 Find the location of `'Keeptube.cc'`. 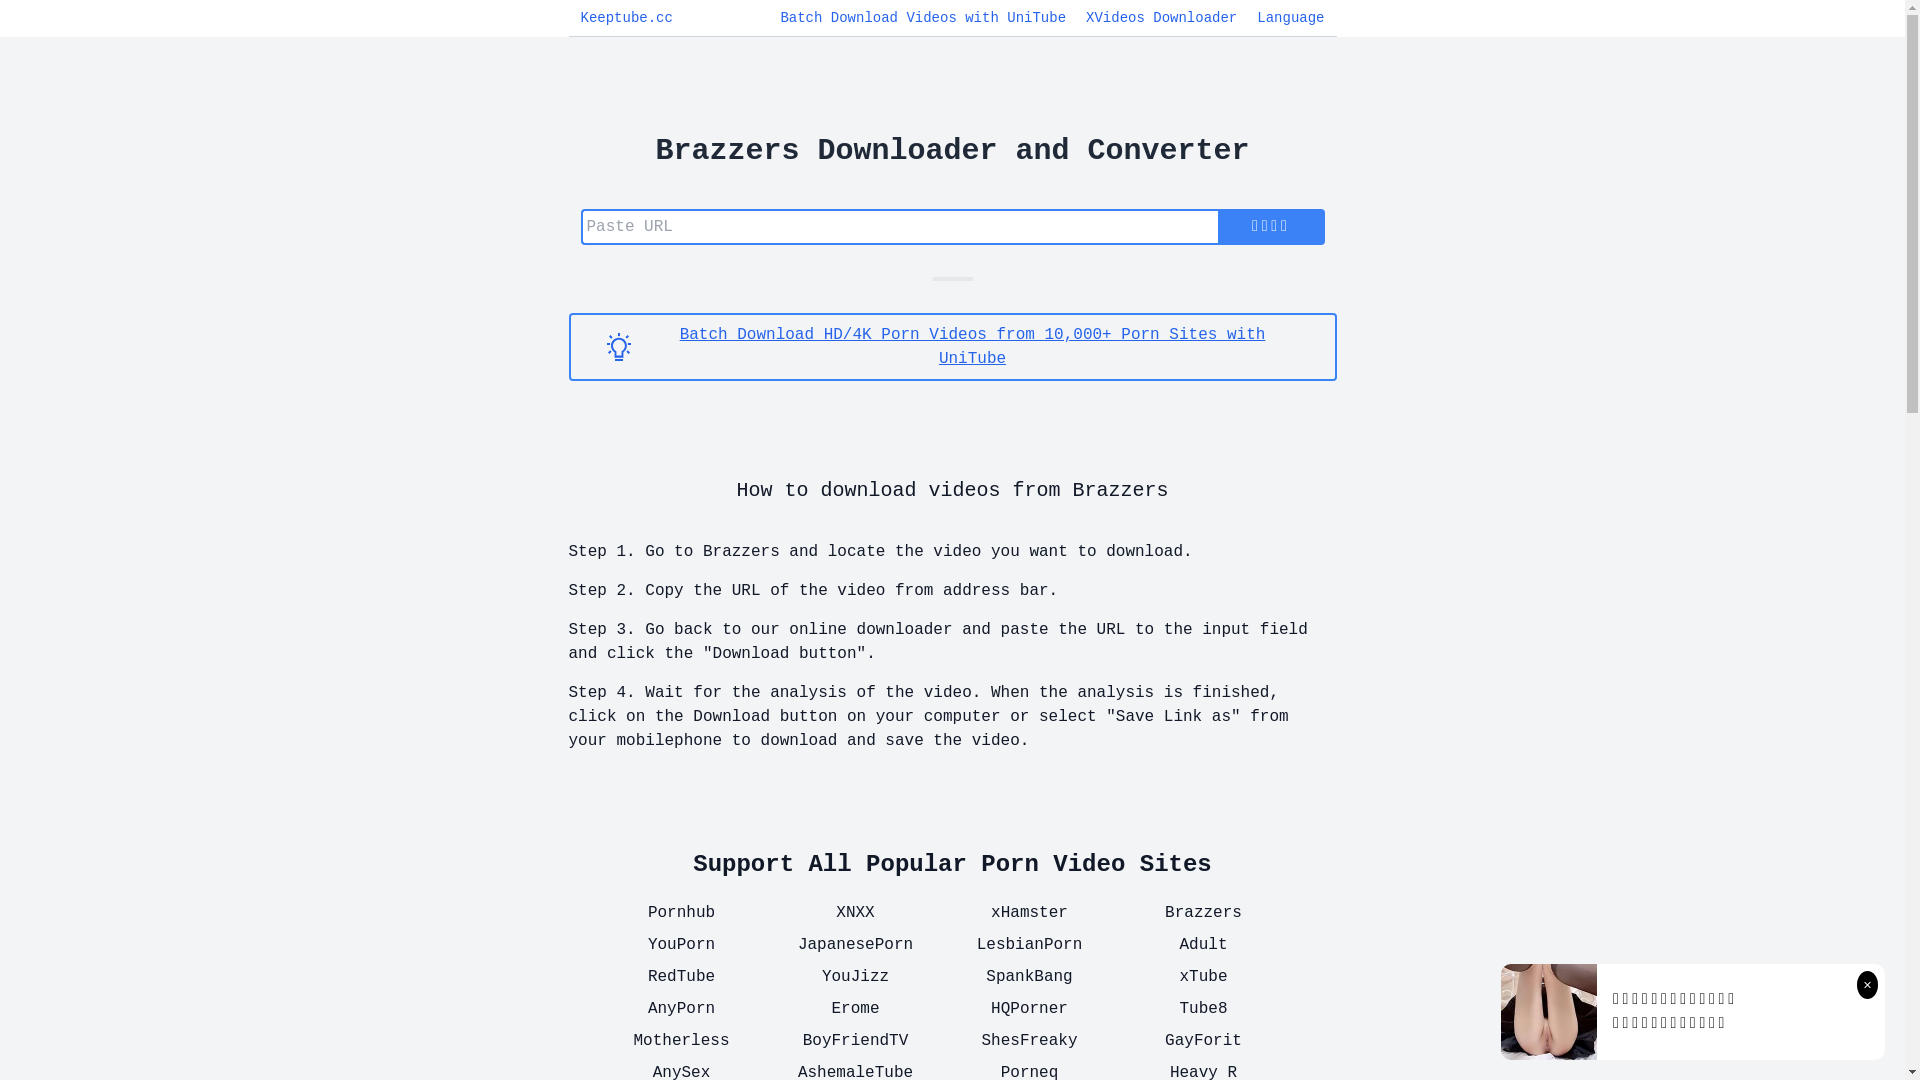

'Keeptube.cc' is located at coordinates (579, 18).